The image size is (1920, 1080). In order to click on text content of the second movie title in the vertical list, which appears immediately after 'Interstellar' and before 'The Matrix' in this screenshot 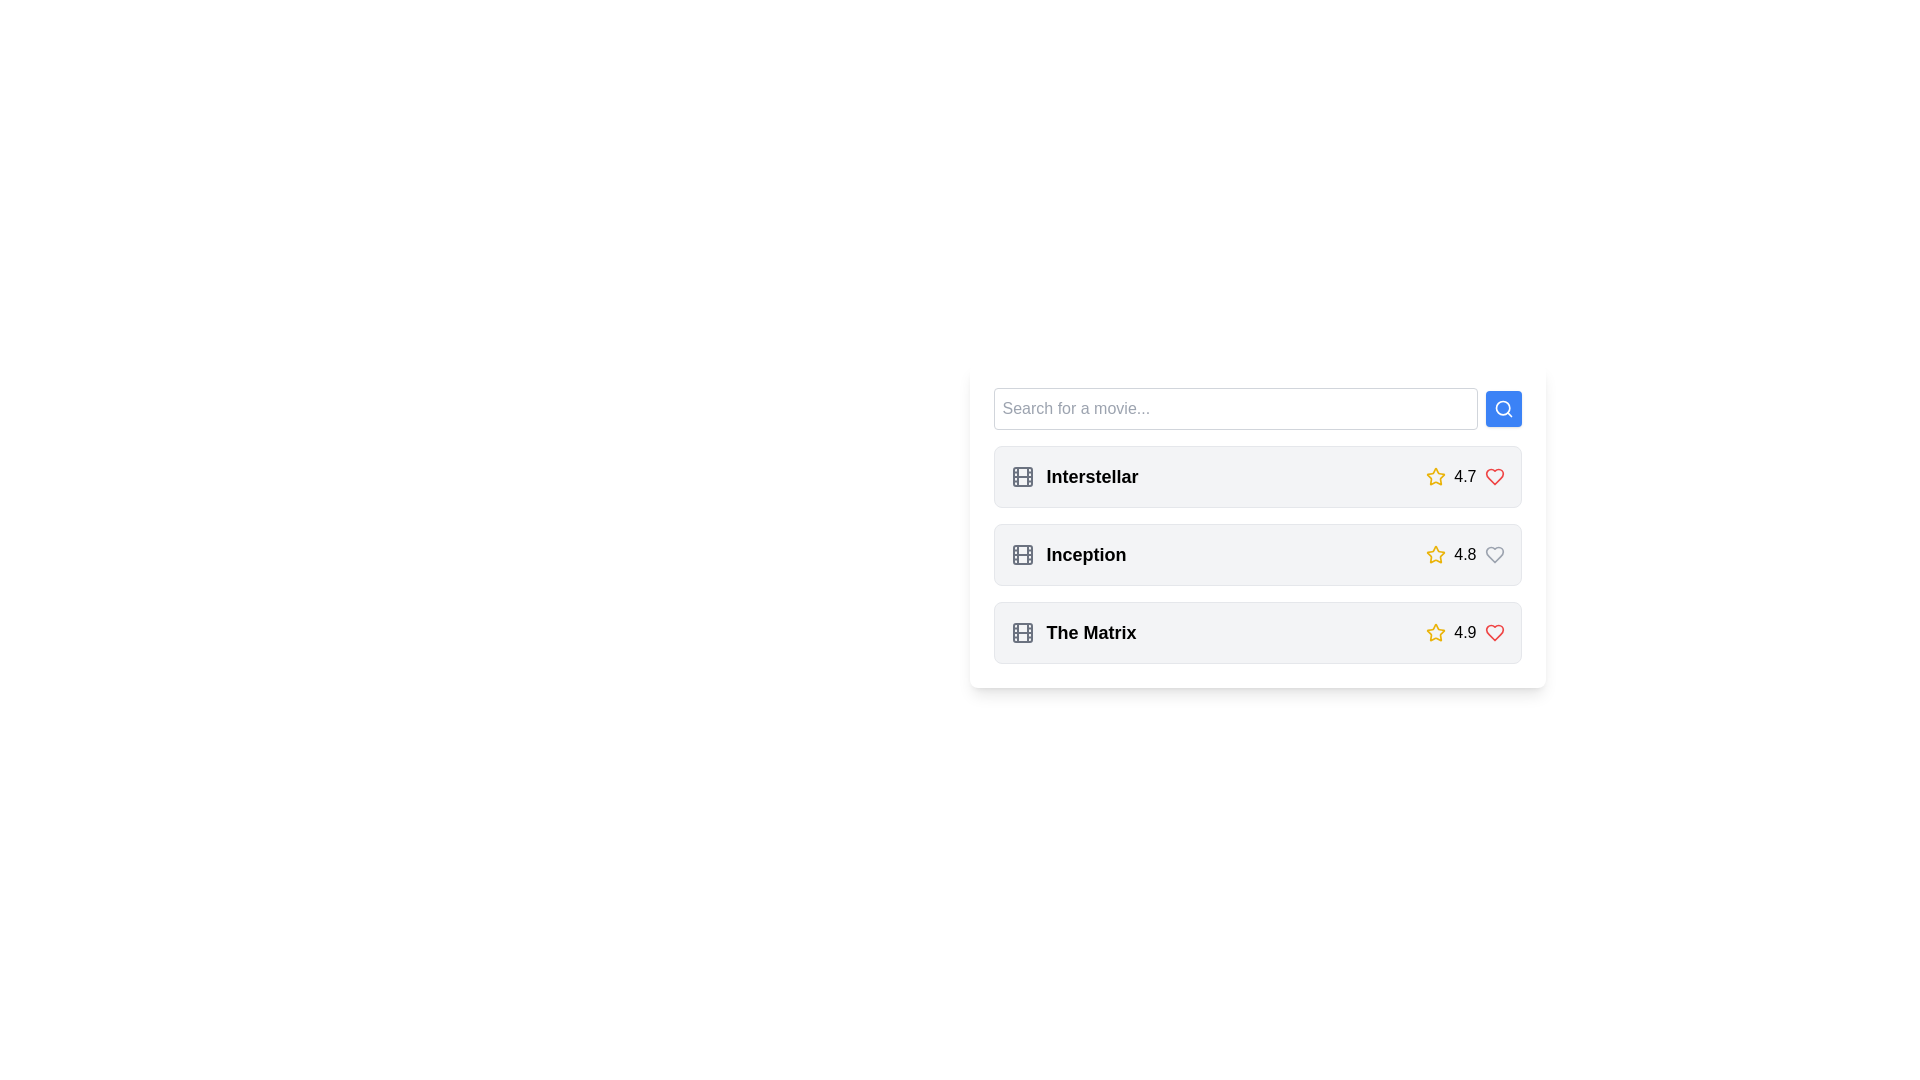, I will do `click(1085, 555)`.